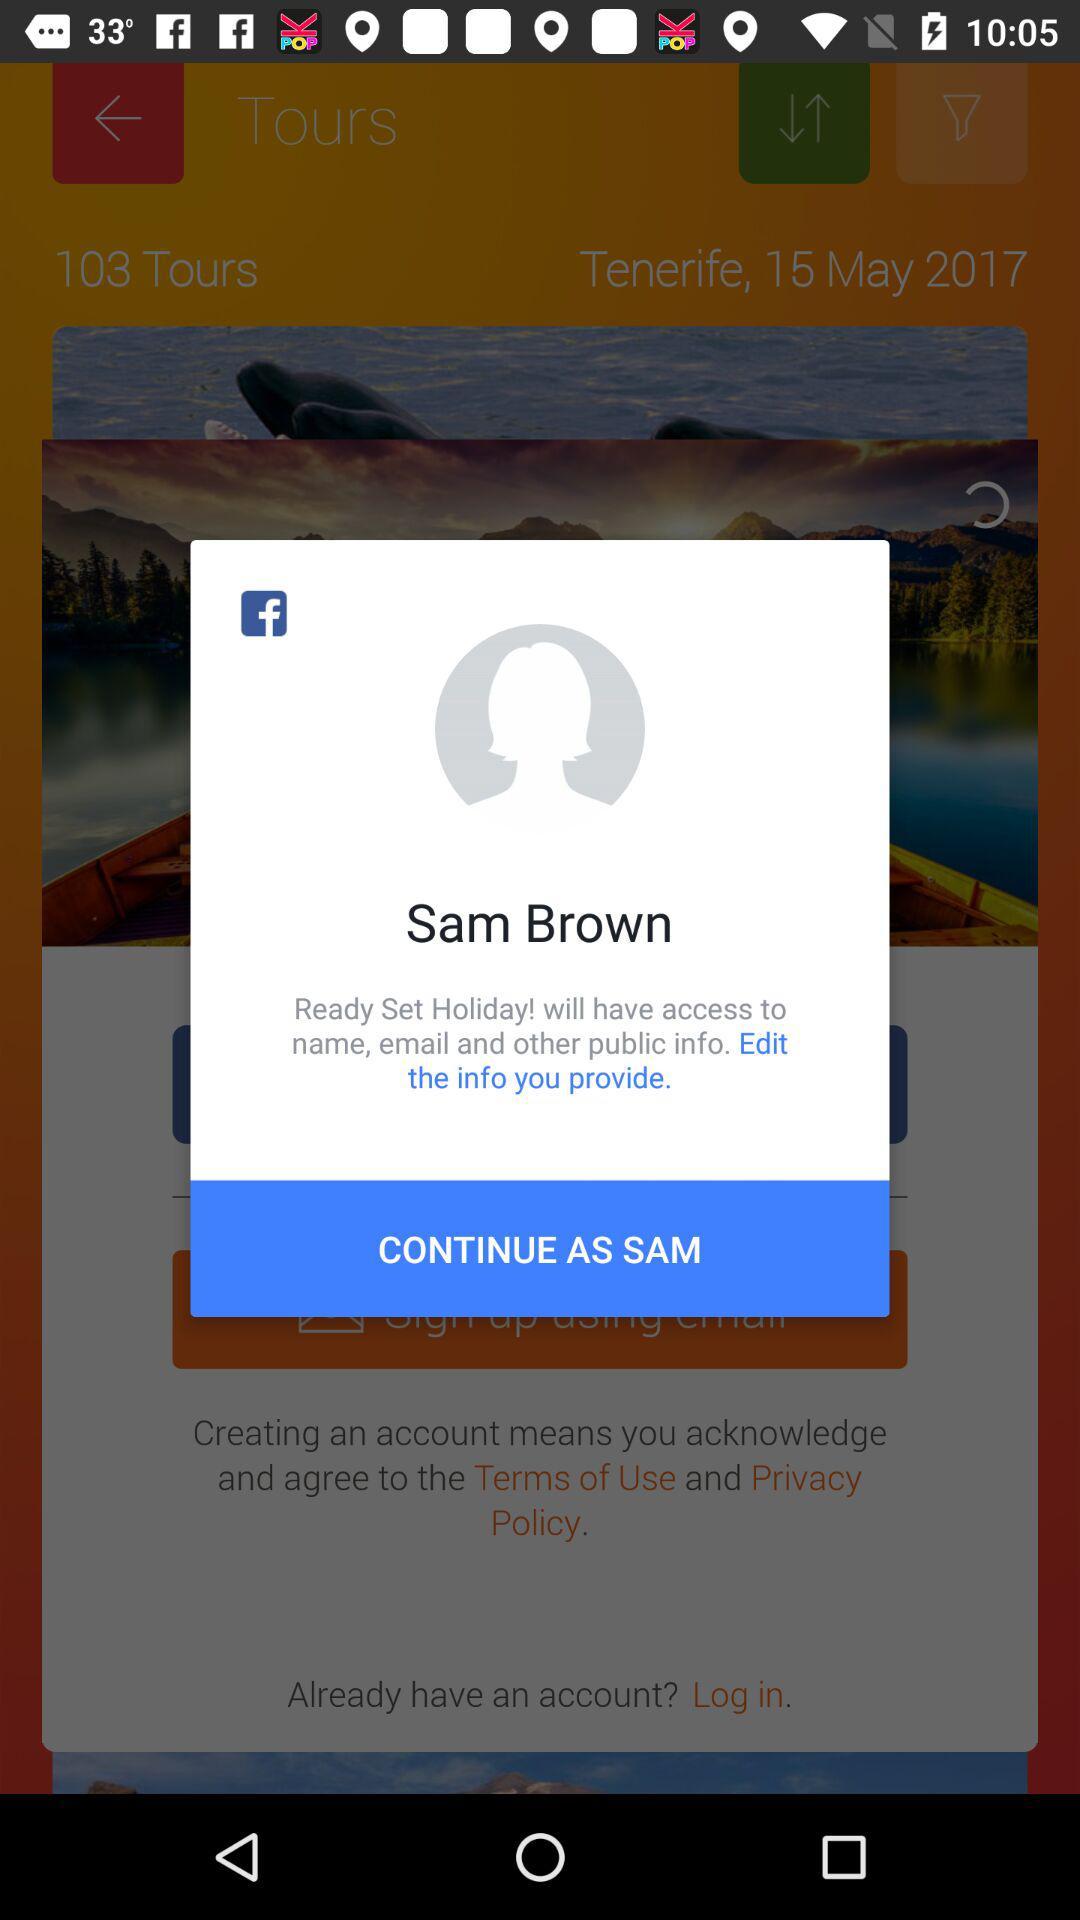 Image resolution: width=1080 pixels, height=1920 pixels. I want to click on the continue as sam, so click(540, 1247).